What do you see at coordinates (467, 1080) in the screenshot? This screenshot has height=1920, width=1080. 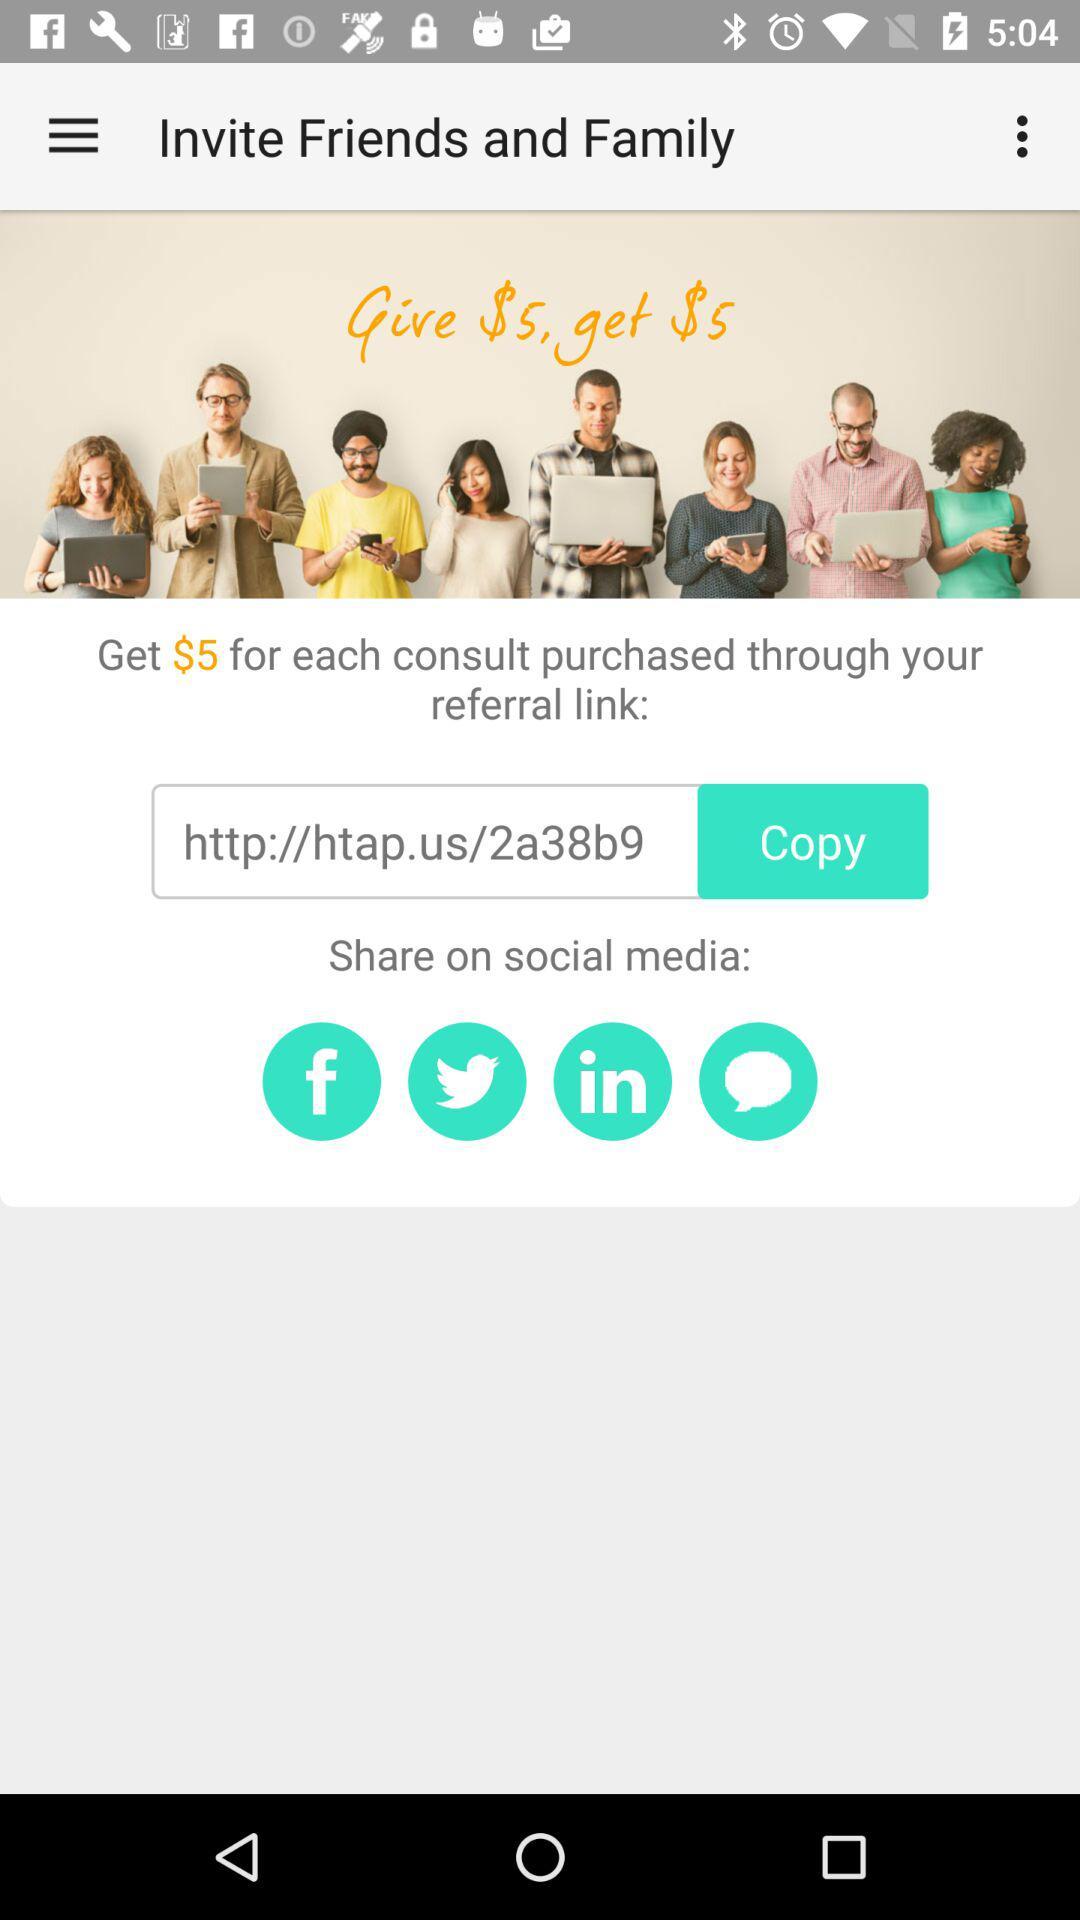 I see `twitter` at bounding box center [467, 1080].